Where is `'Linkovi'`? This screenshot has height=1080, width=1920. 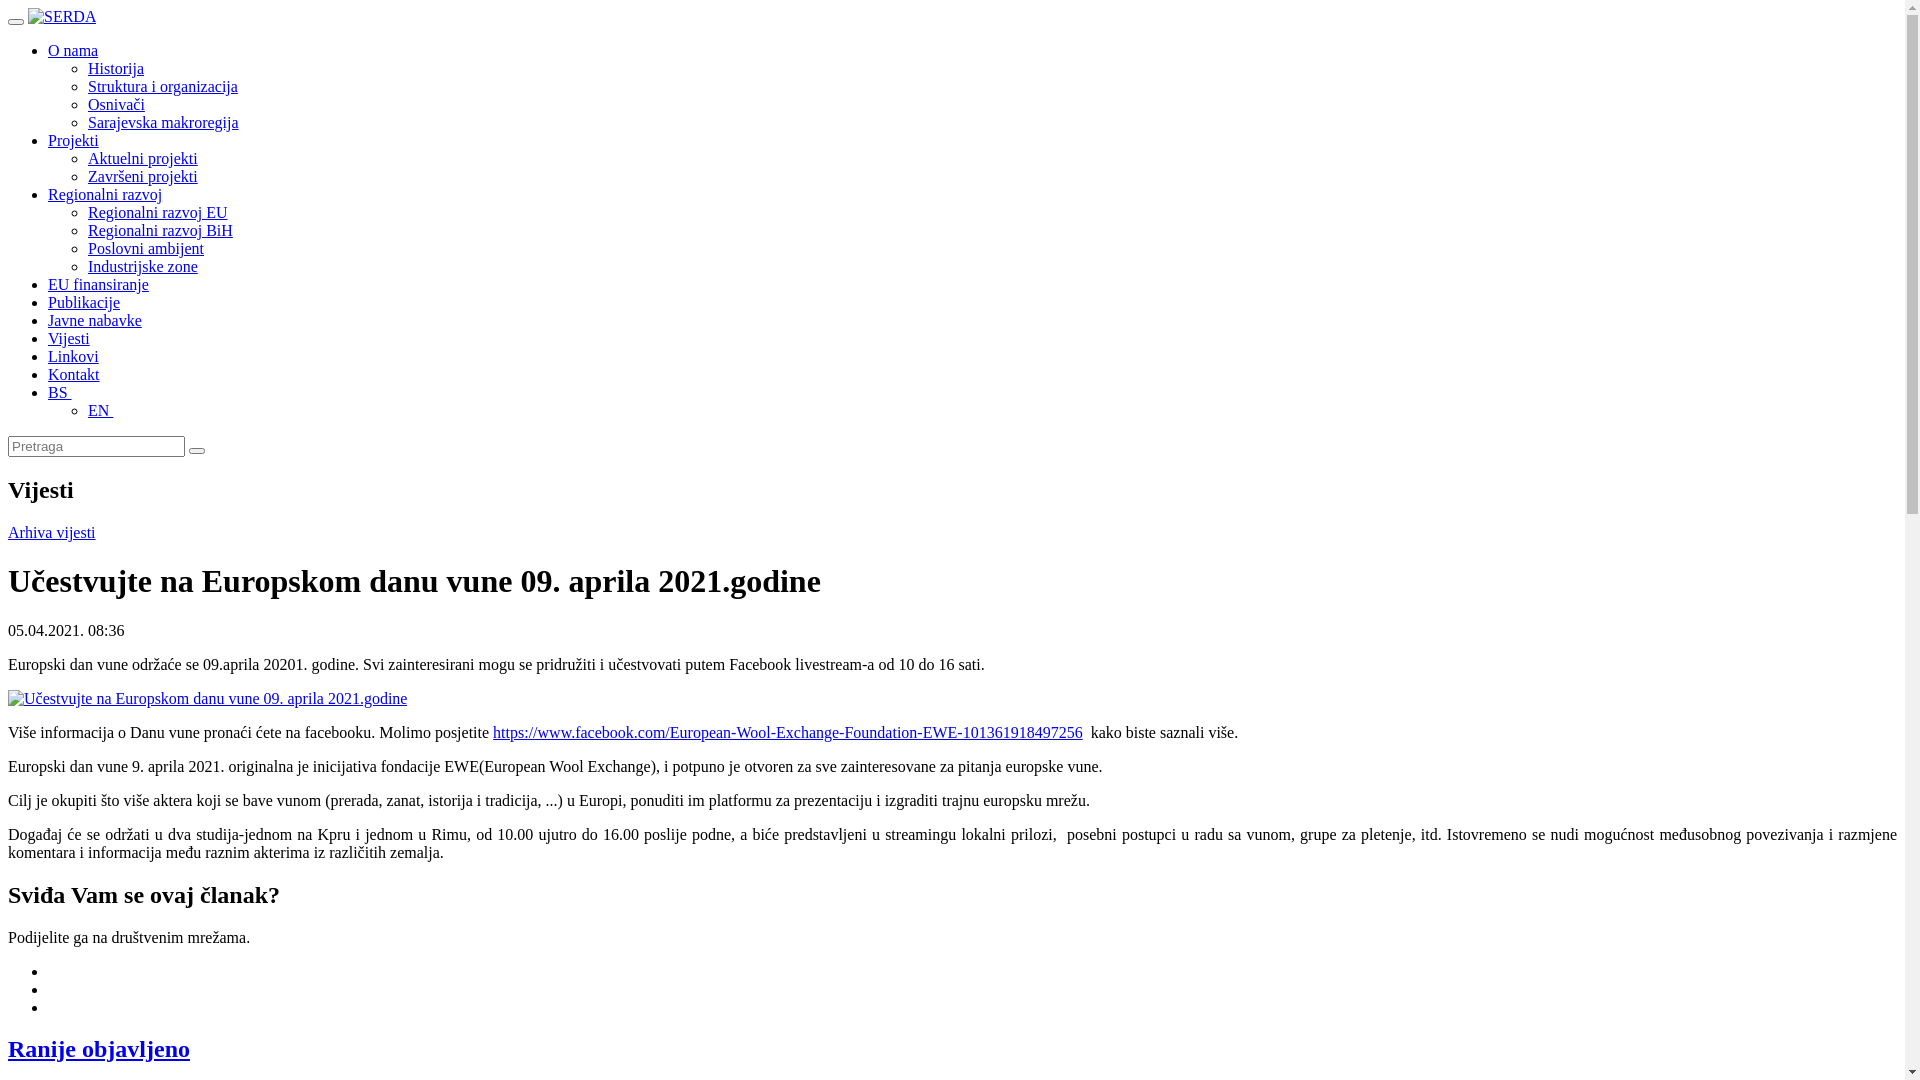
'Linkovi' is located at coordinates (48, 355).